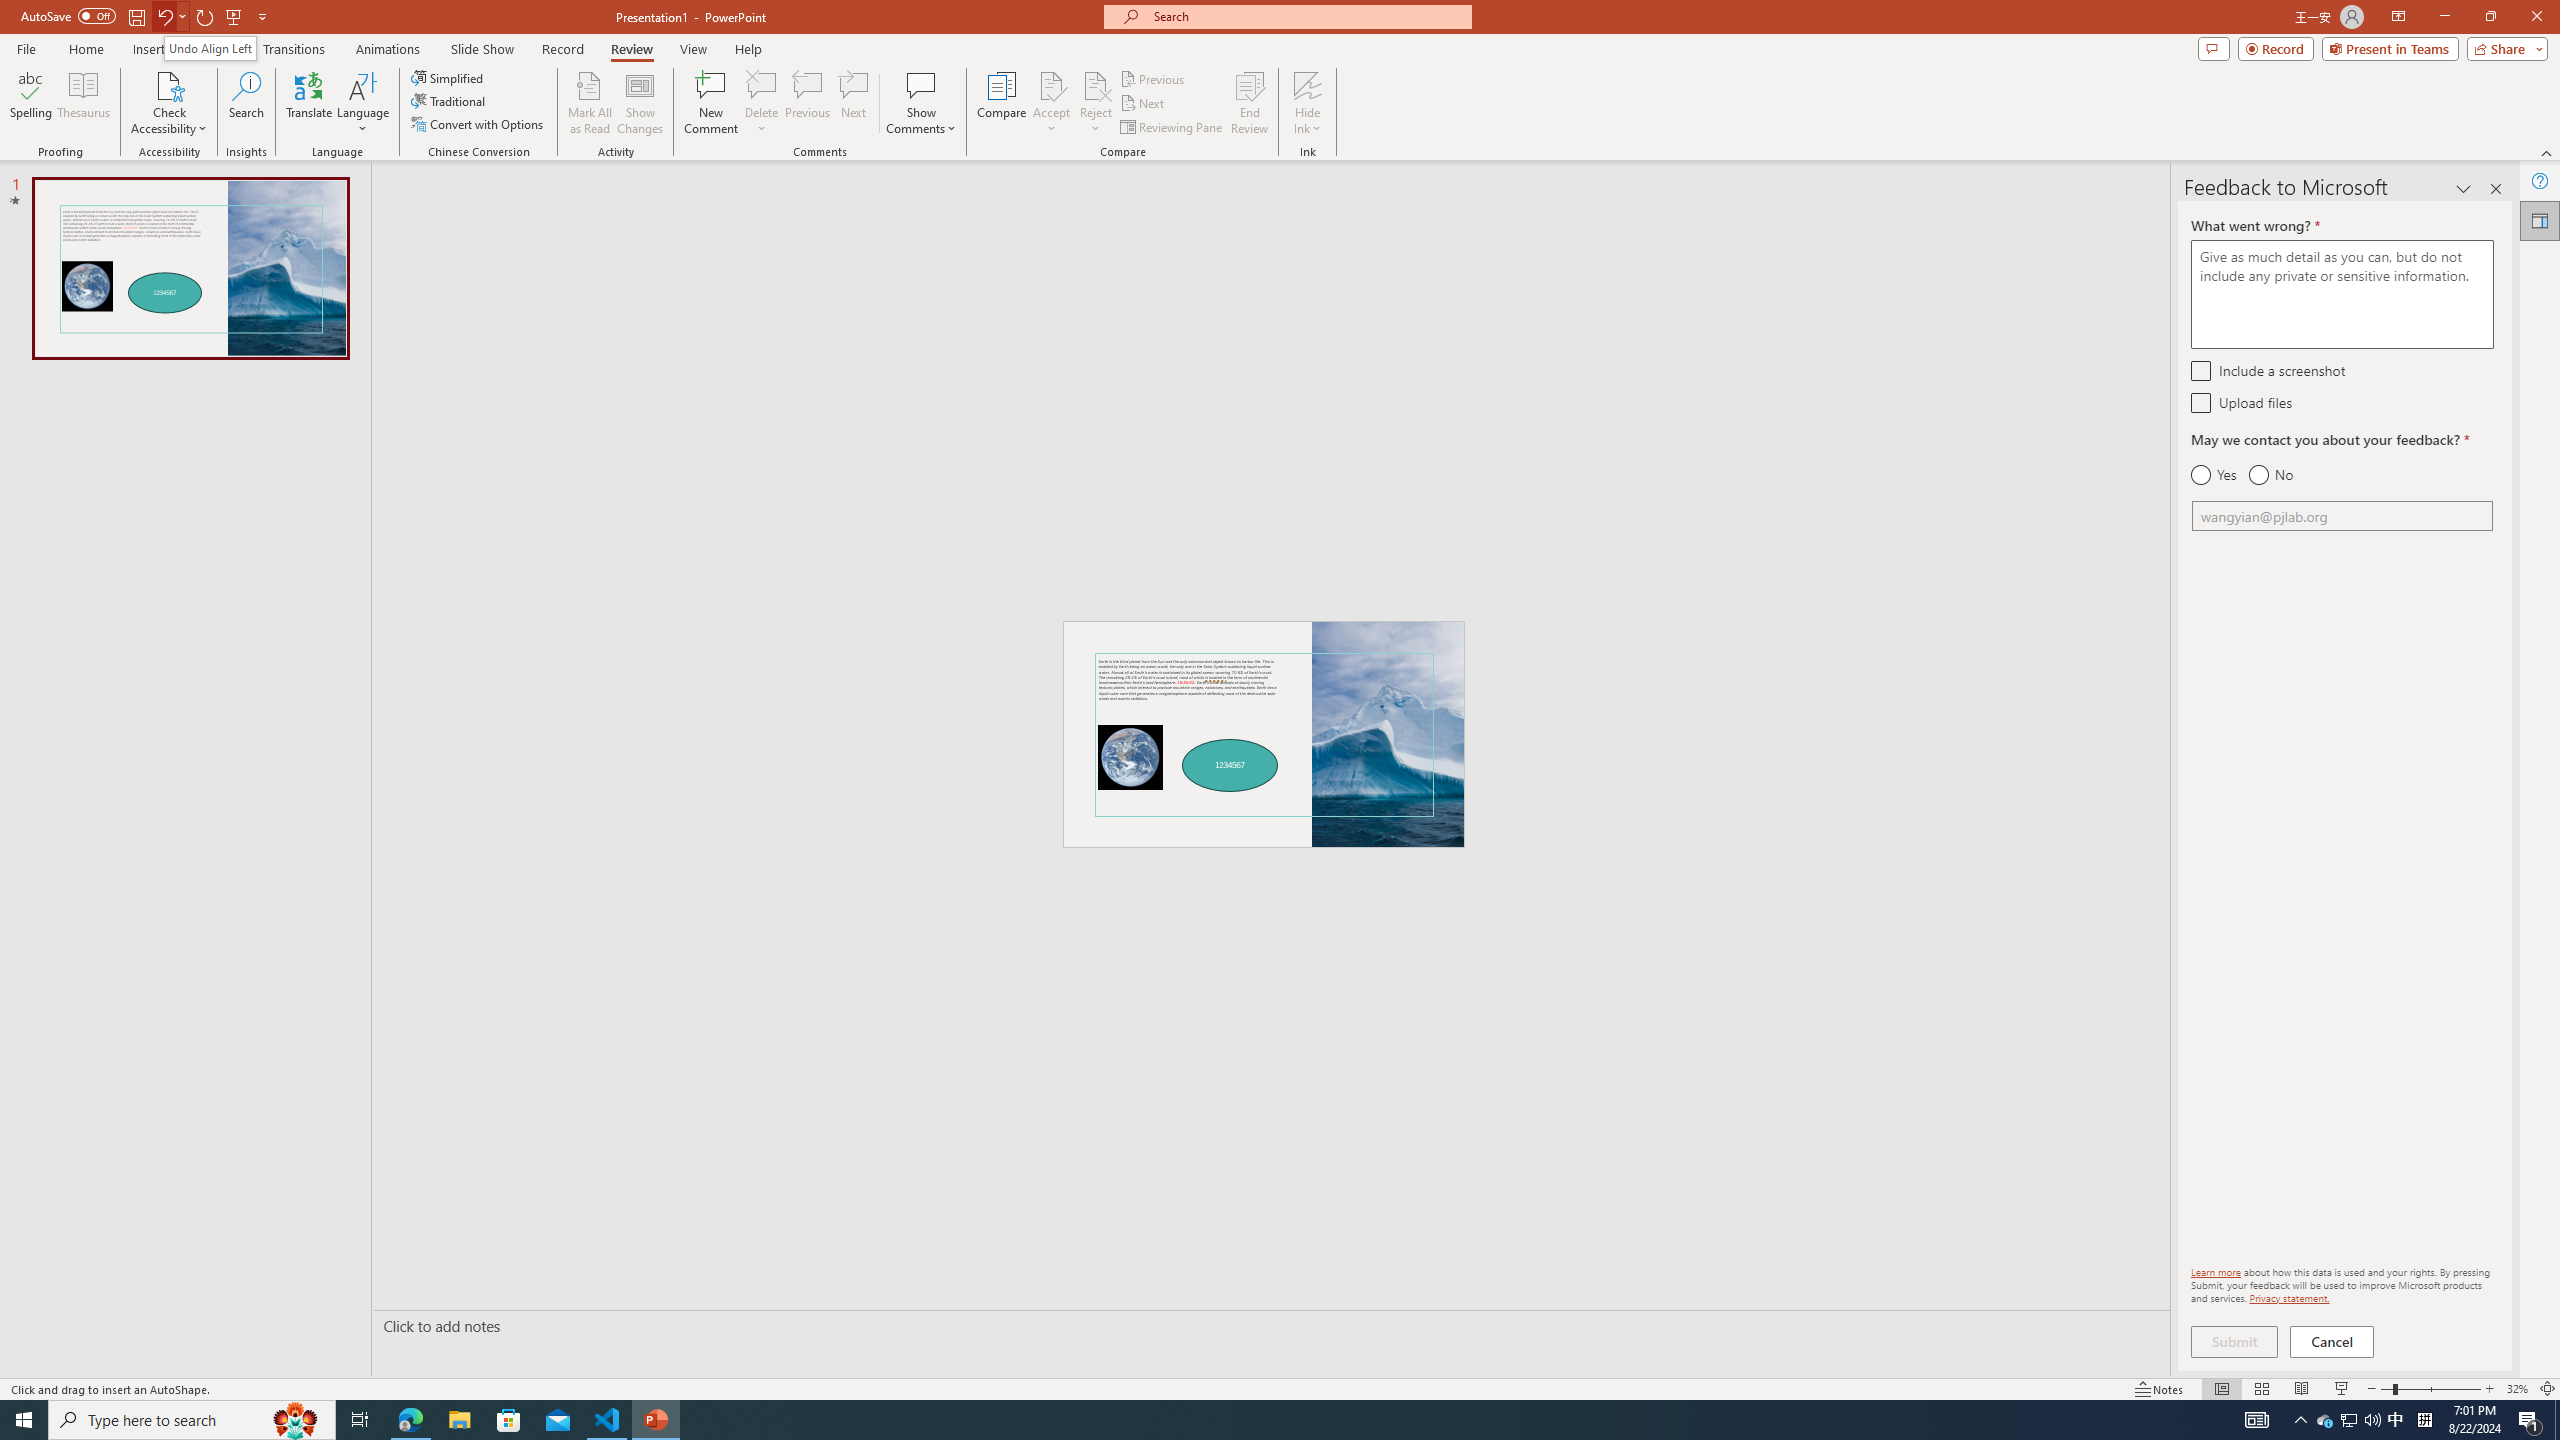 This screenshot has height=1440, width=2560. What do you see at coordinates (82, 103) in the screenshot?
I see `'Thesaurus...'` at bounding box center [82, 103].